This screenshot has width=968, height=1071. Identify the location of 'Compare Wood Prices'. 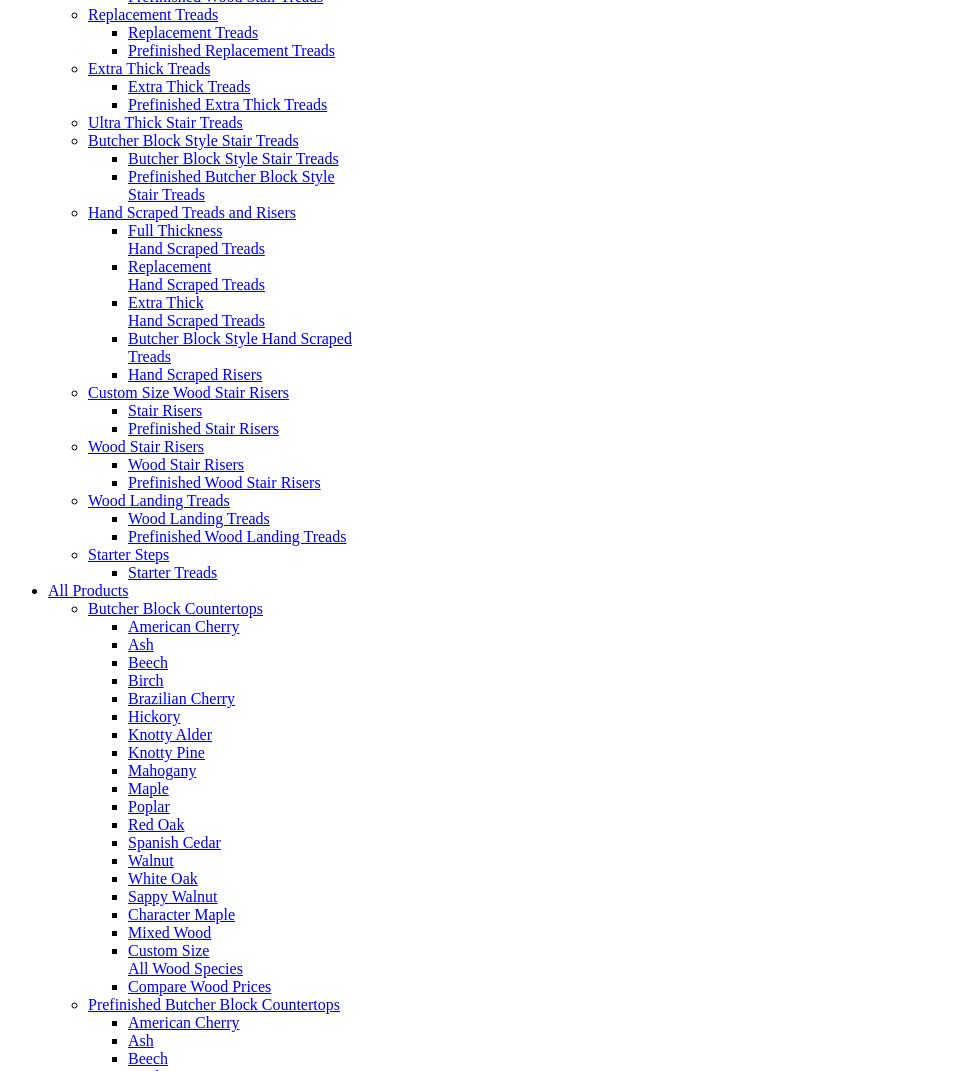
(199, 985).